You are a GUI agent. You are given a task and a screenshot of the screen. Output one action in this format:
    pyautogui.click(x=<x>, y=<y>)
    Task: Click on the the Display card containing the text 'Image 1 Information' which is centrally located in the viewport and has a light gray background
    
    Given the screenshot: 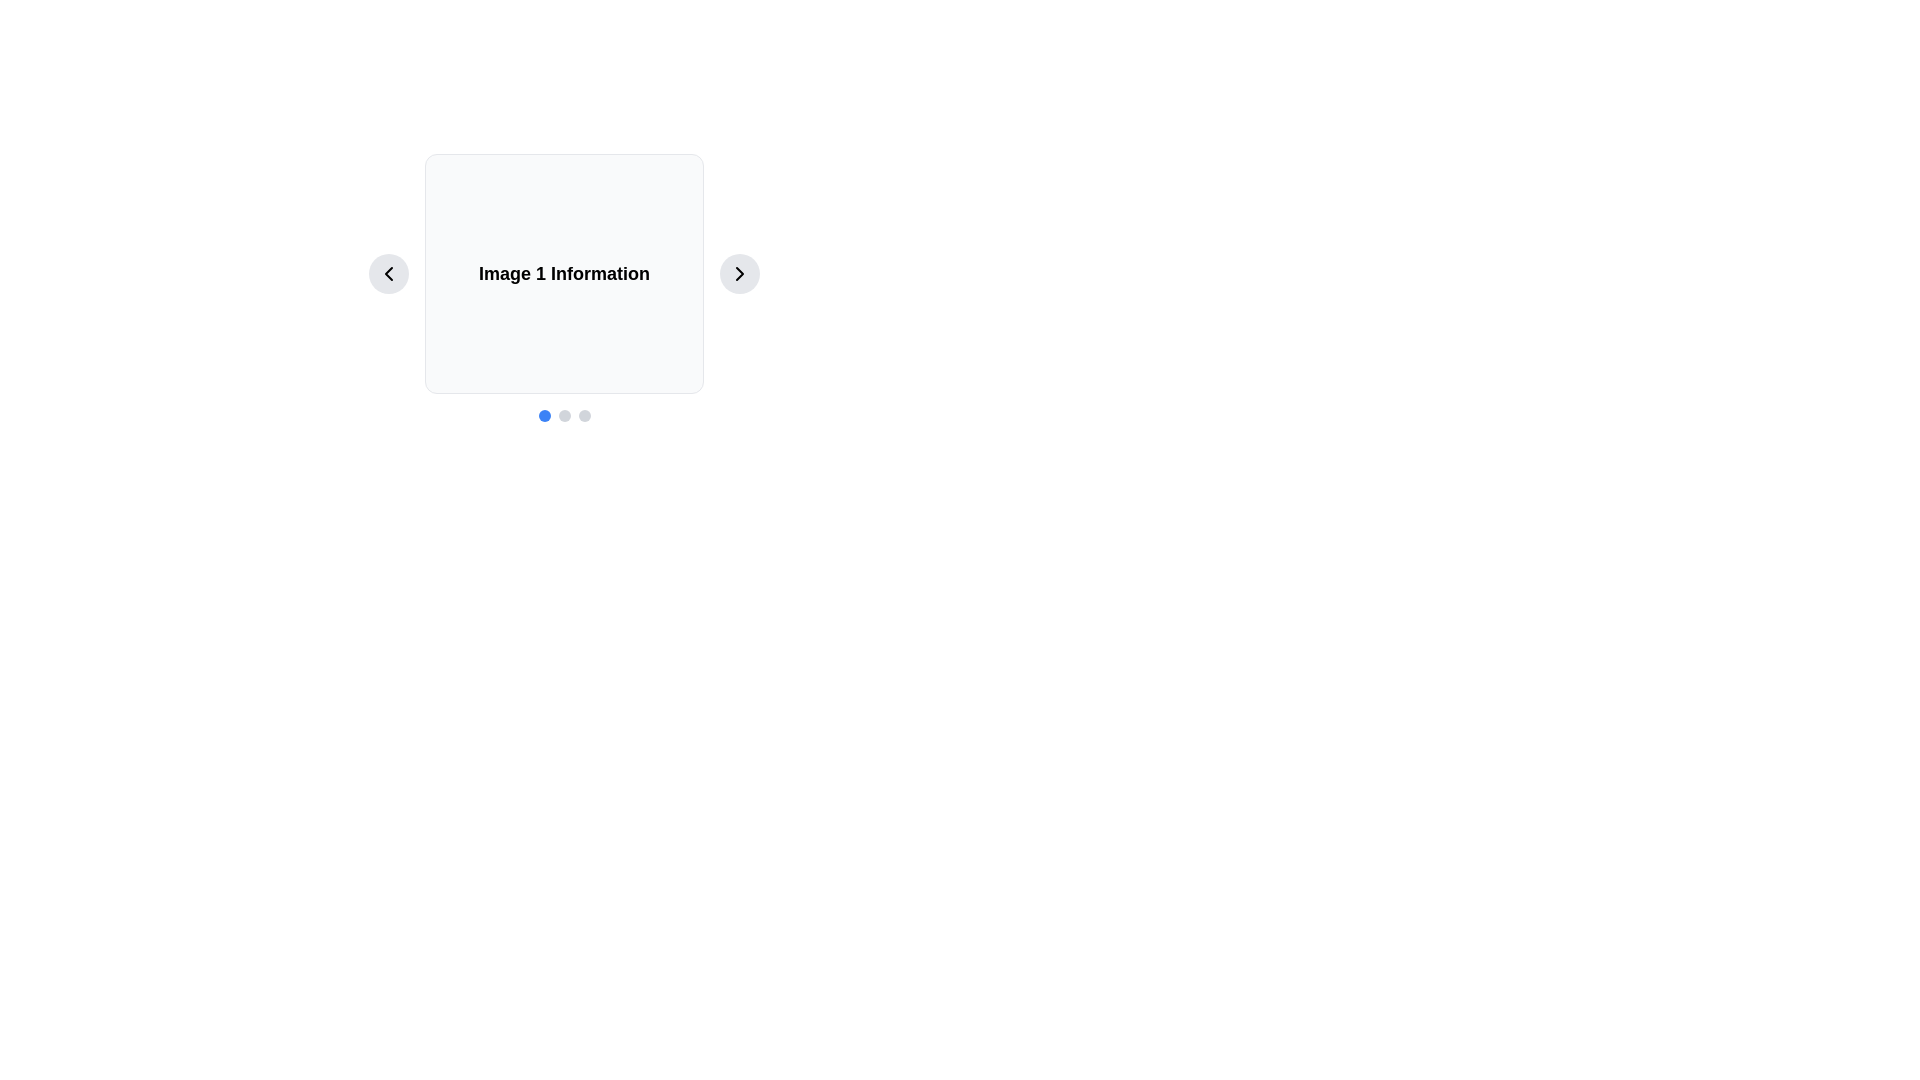 What is the action you would take?
    pyautogui.click(x=563, y=273)
    